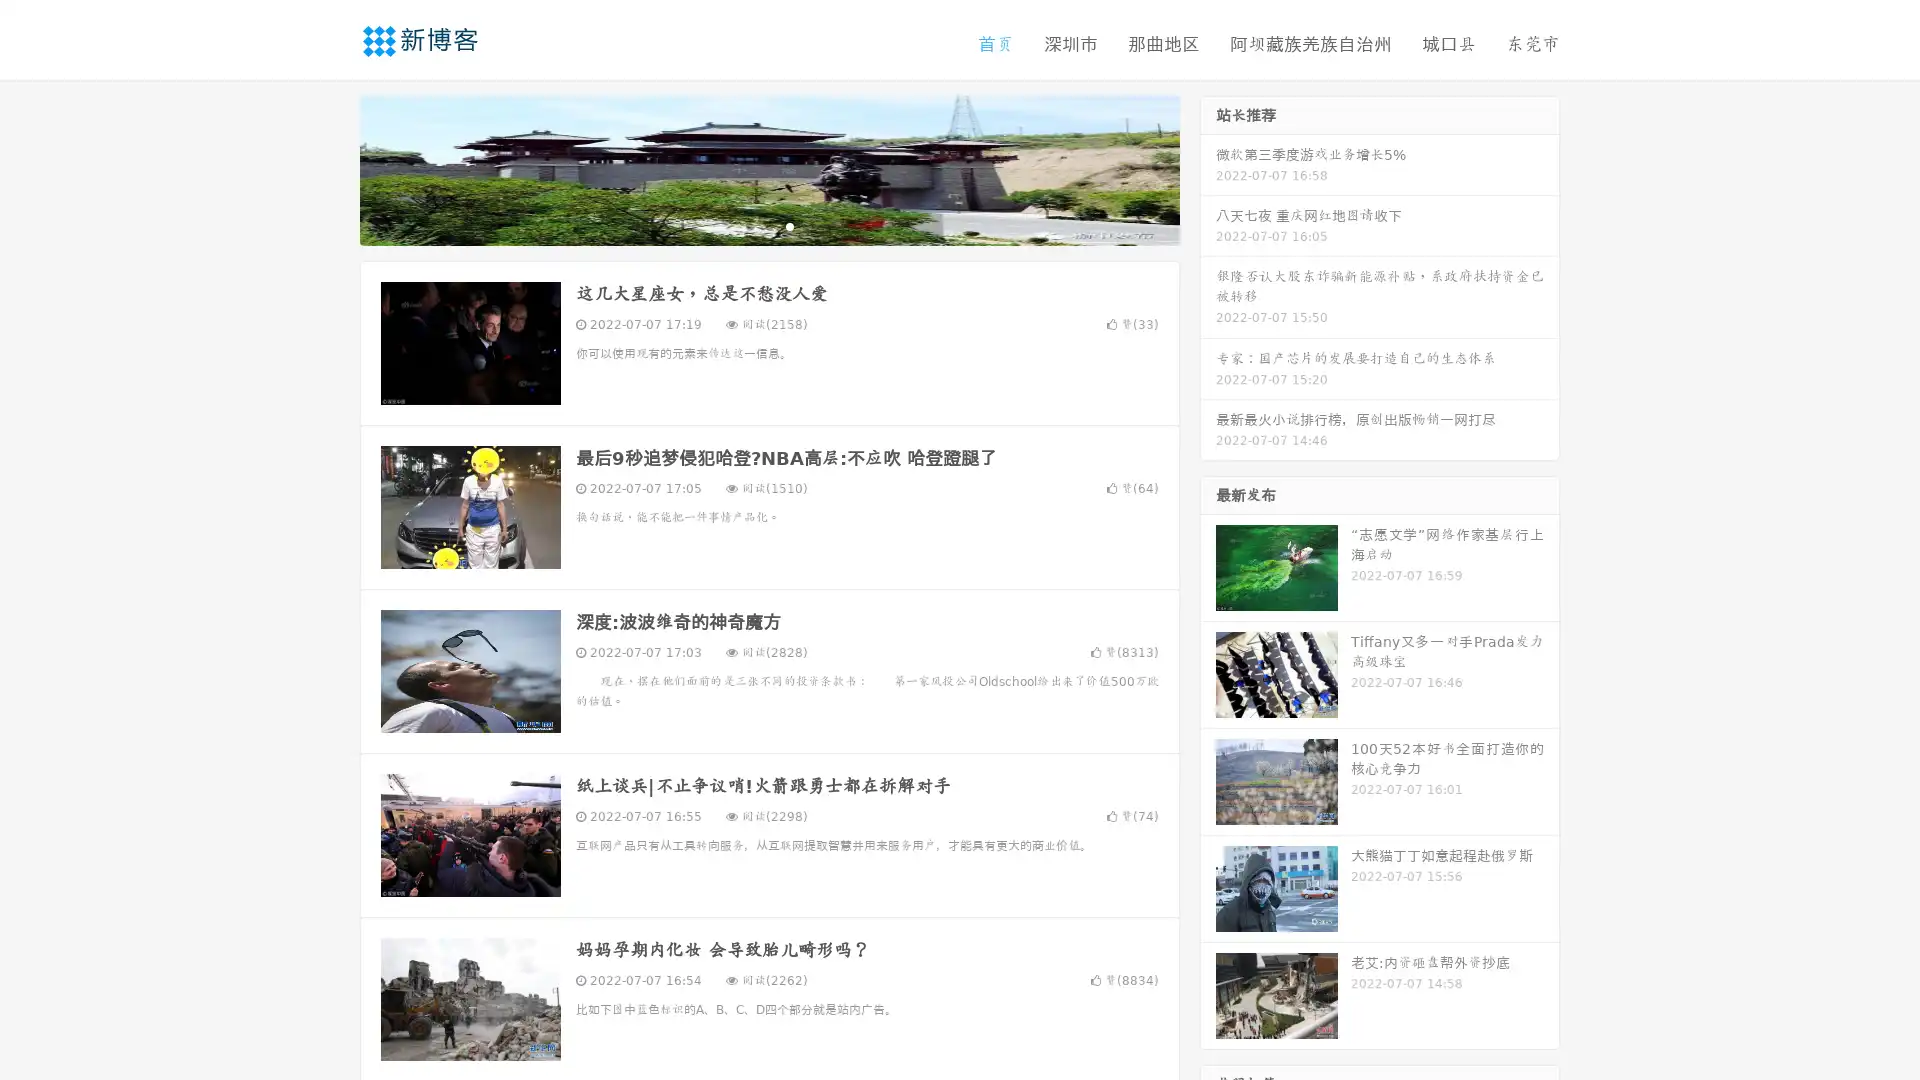 The image size is (1920, 1080). Describe the element at coordinates (789, 225) in the screenshot. I see `Go to slide 3` at that location.